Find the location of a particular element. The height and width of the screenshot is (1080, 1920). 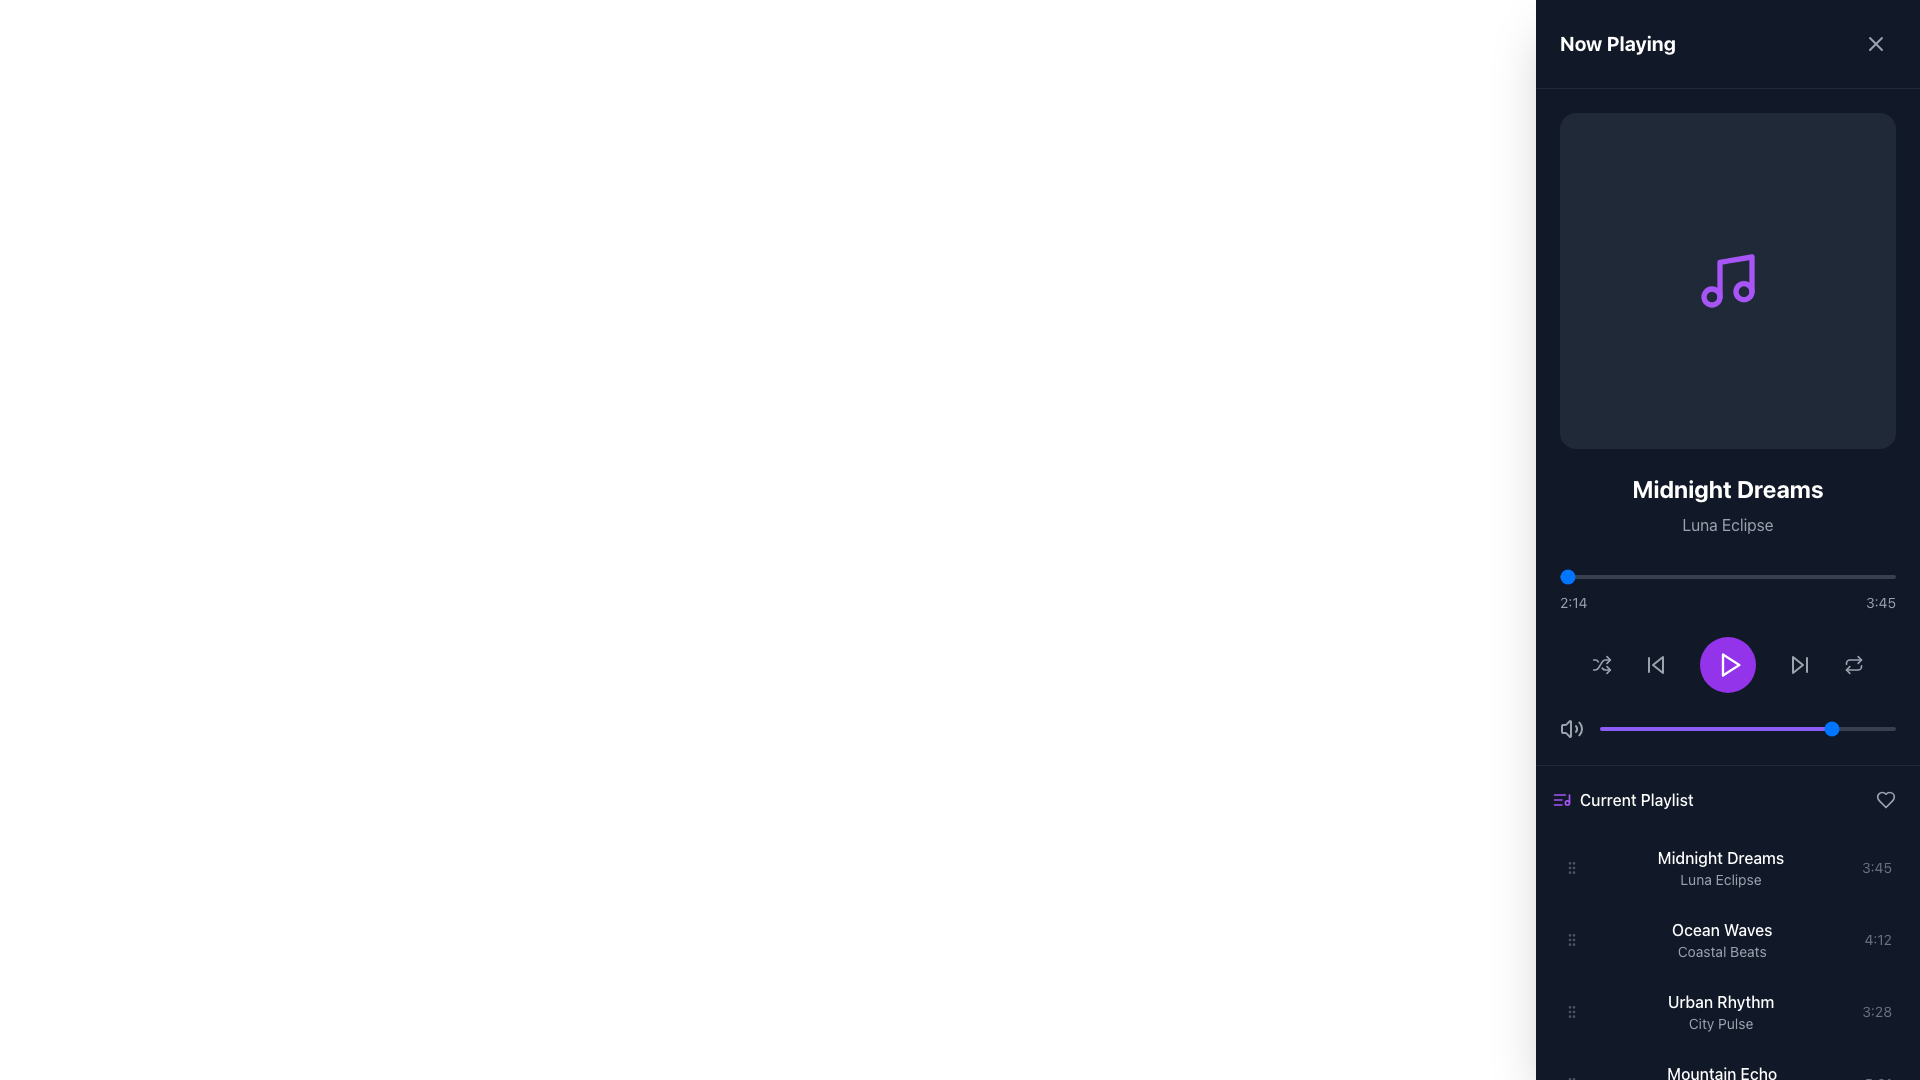

the Text label displaying '3:45' in light gray, positioned at the right end of the time display bar within the playback section is located at coordinates (1880, 601).